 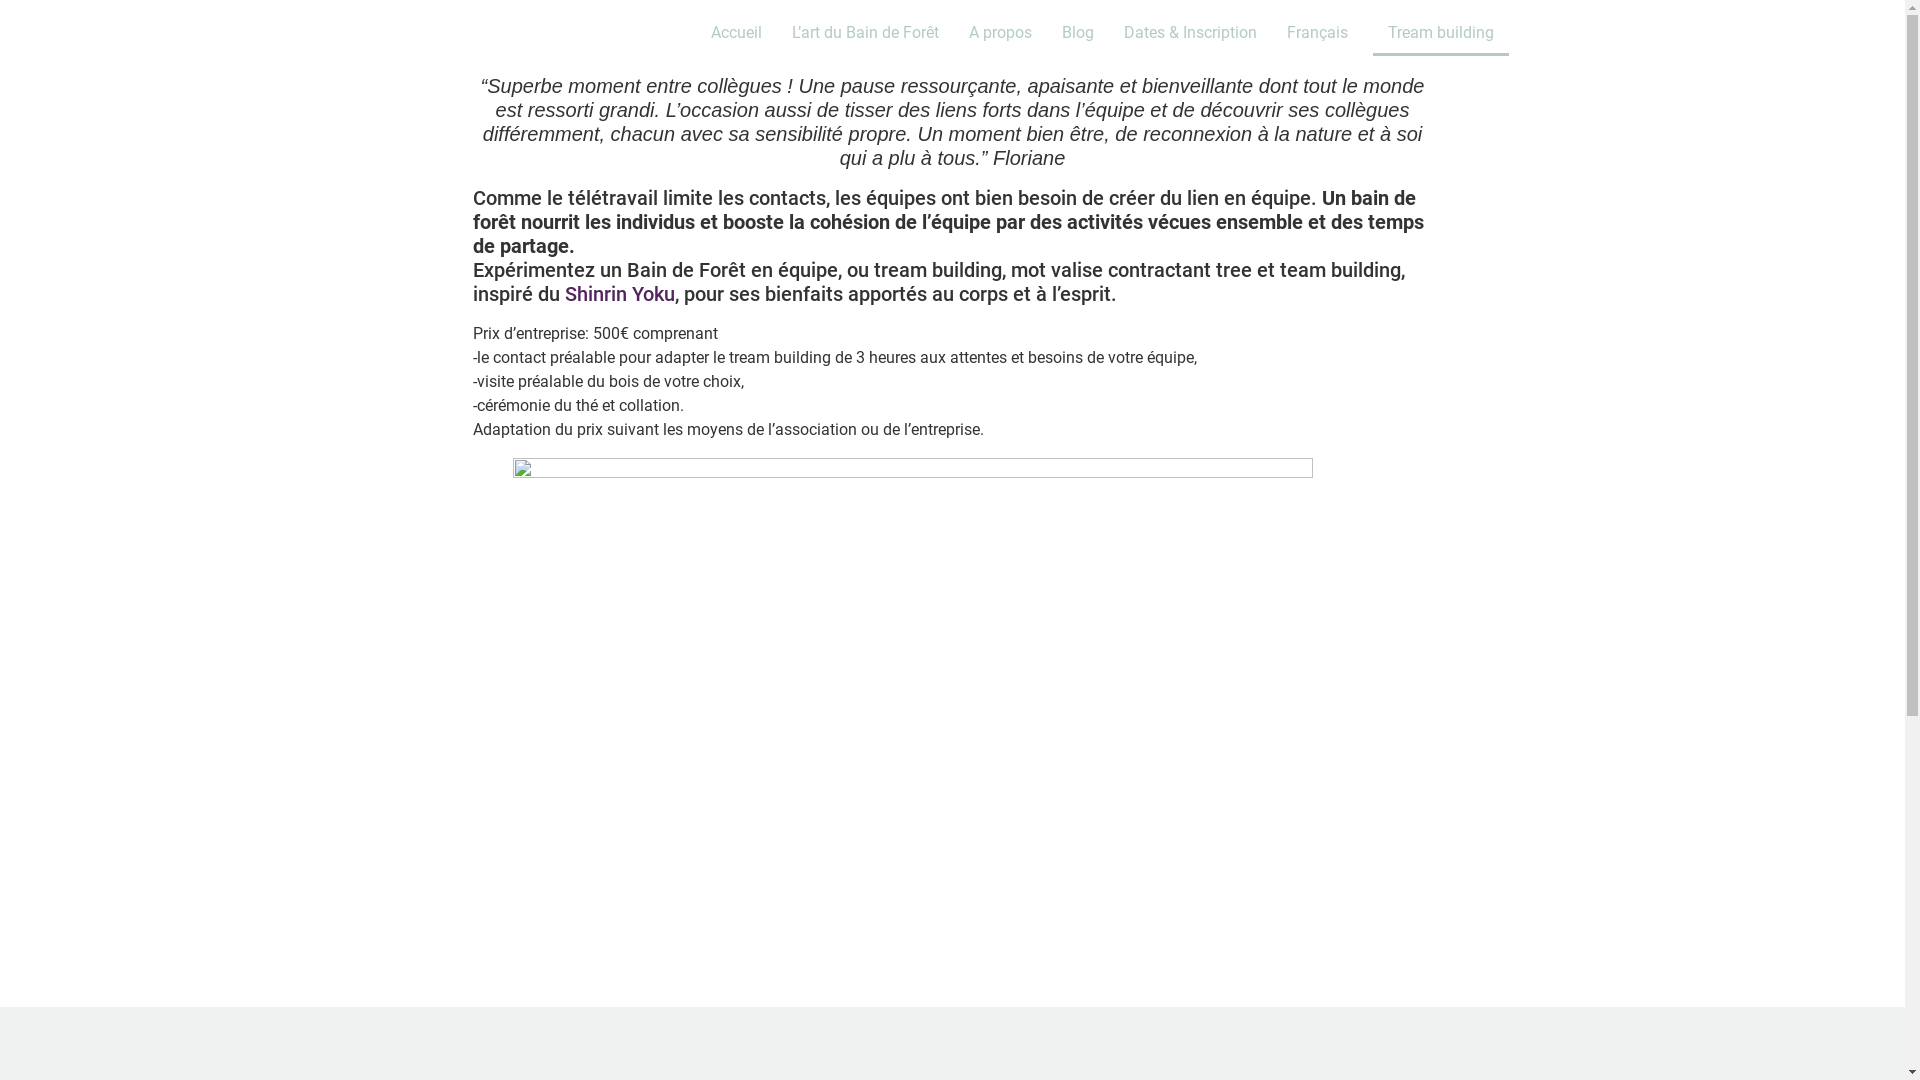 I want to click on 'Blog', so click(x=1077, y=33).